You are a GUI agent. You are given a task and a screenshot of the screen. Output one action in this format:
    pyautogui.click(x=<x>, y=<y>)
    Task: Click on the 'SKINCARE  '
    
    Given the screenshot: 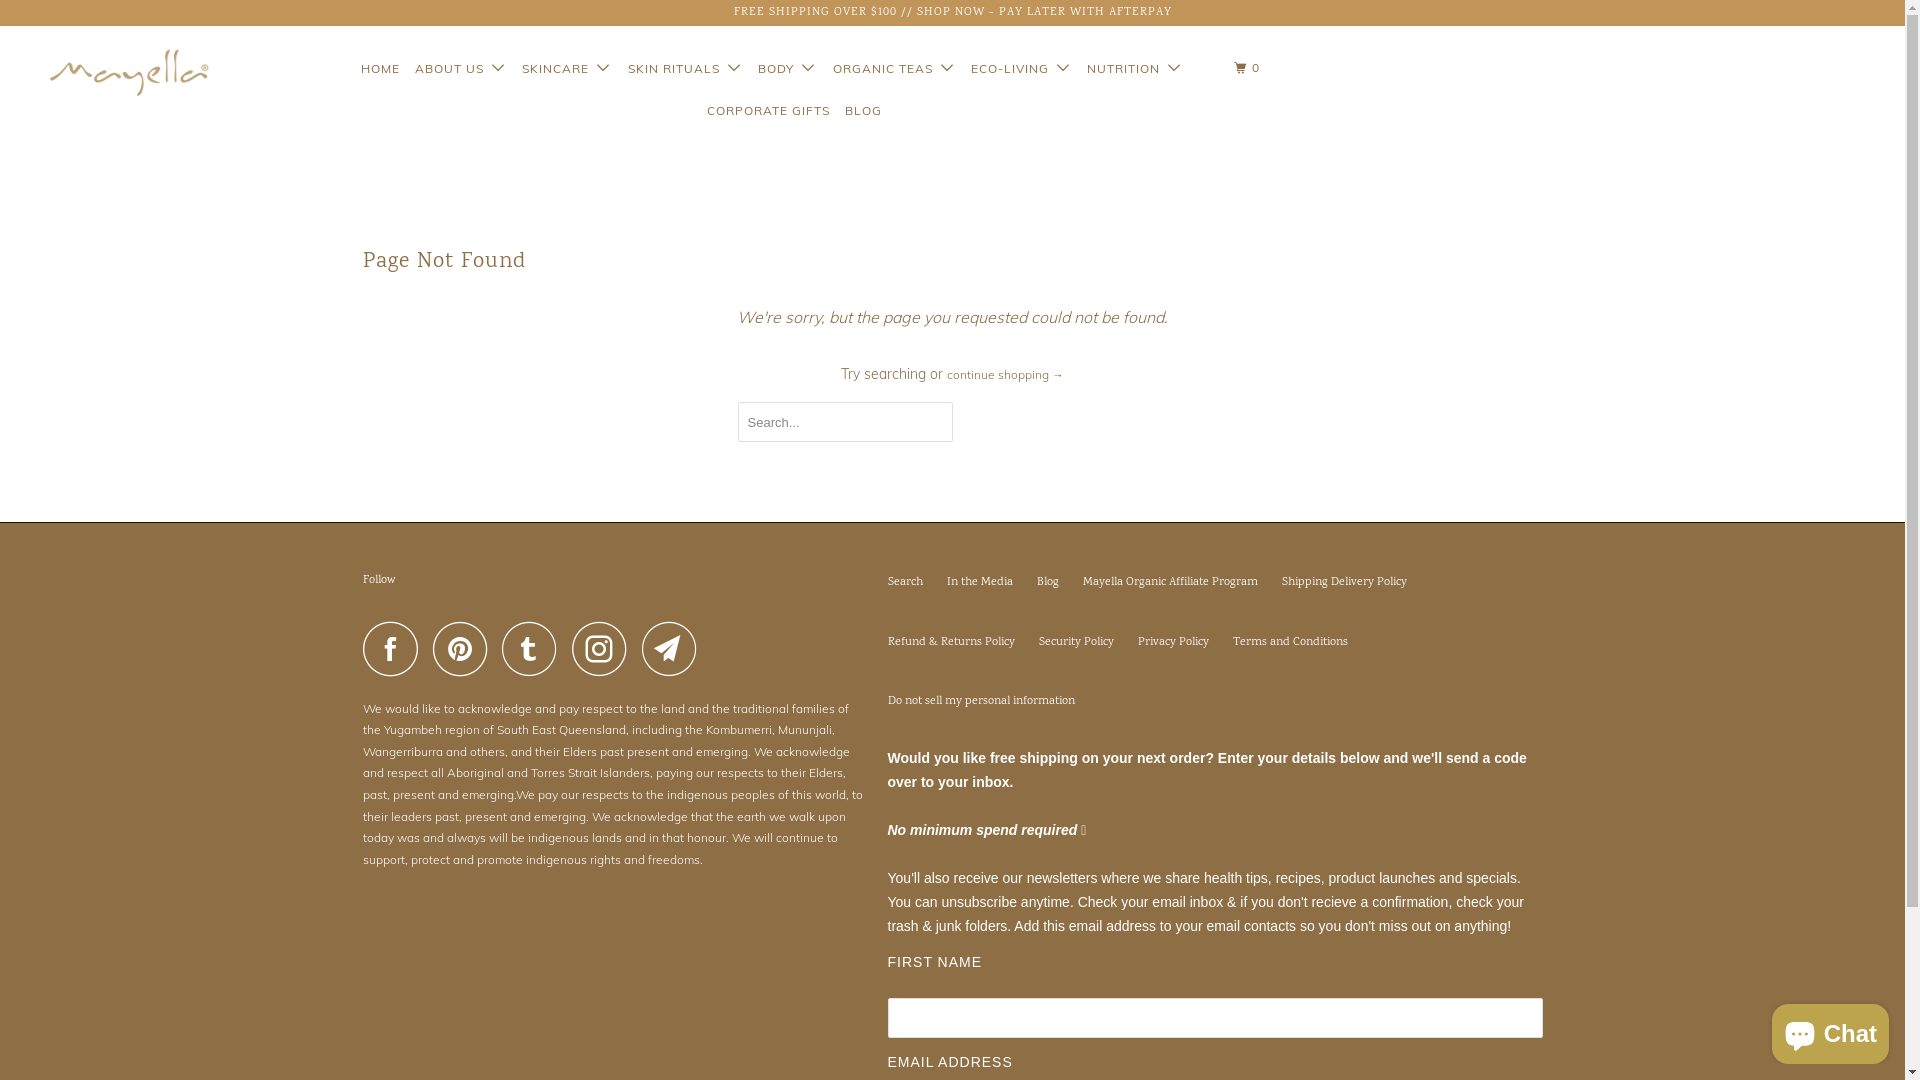 What is the action you would take?
    pyautogui.click(x=565, y=67)
    